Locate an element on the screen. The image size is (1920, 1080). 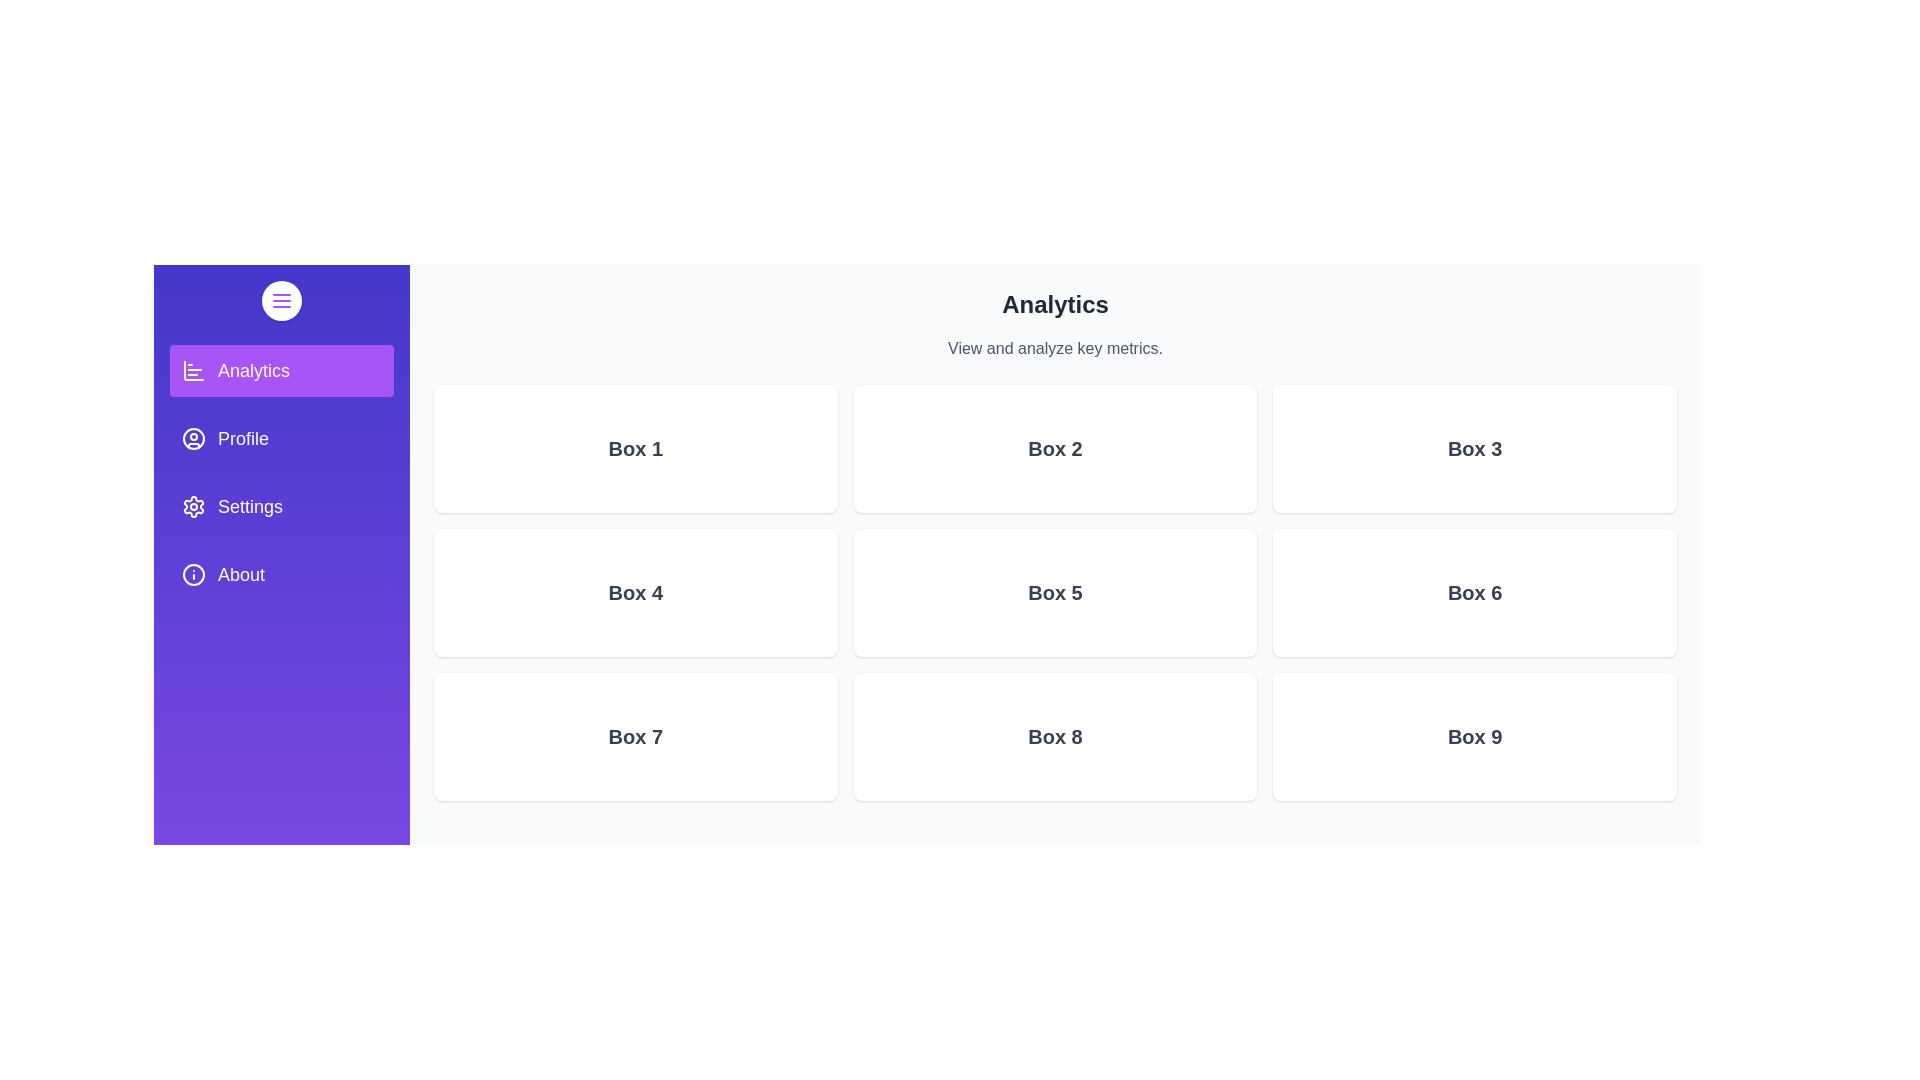
the menu button to toggle the drawer is located at coordinates (281, 300).